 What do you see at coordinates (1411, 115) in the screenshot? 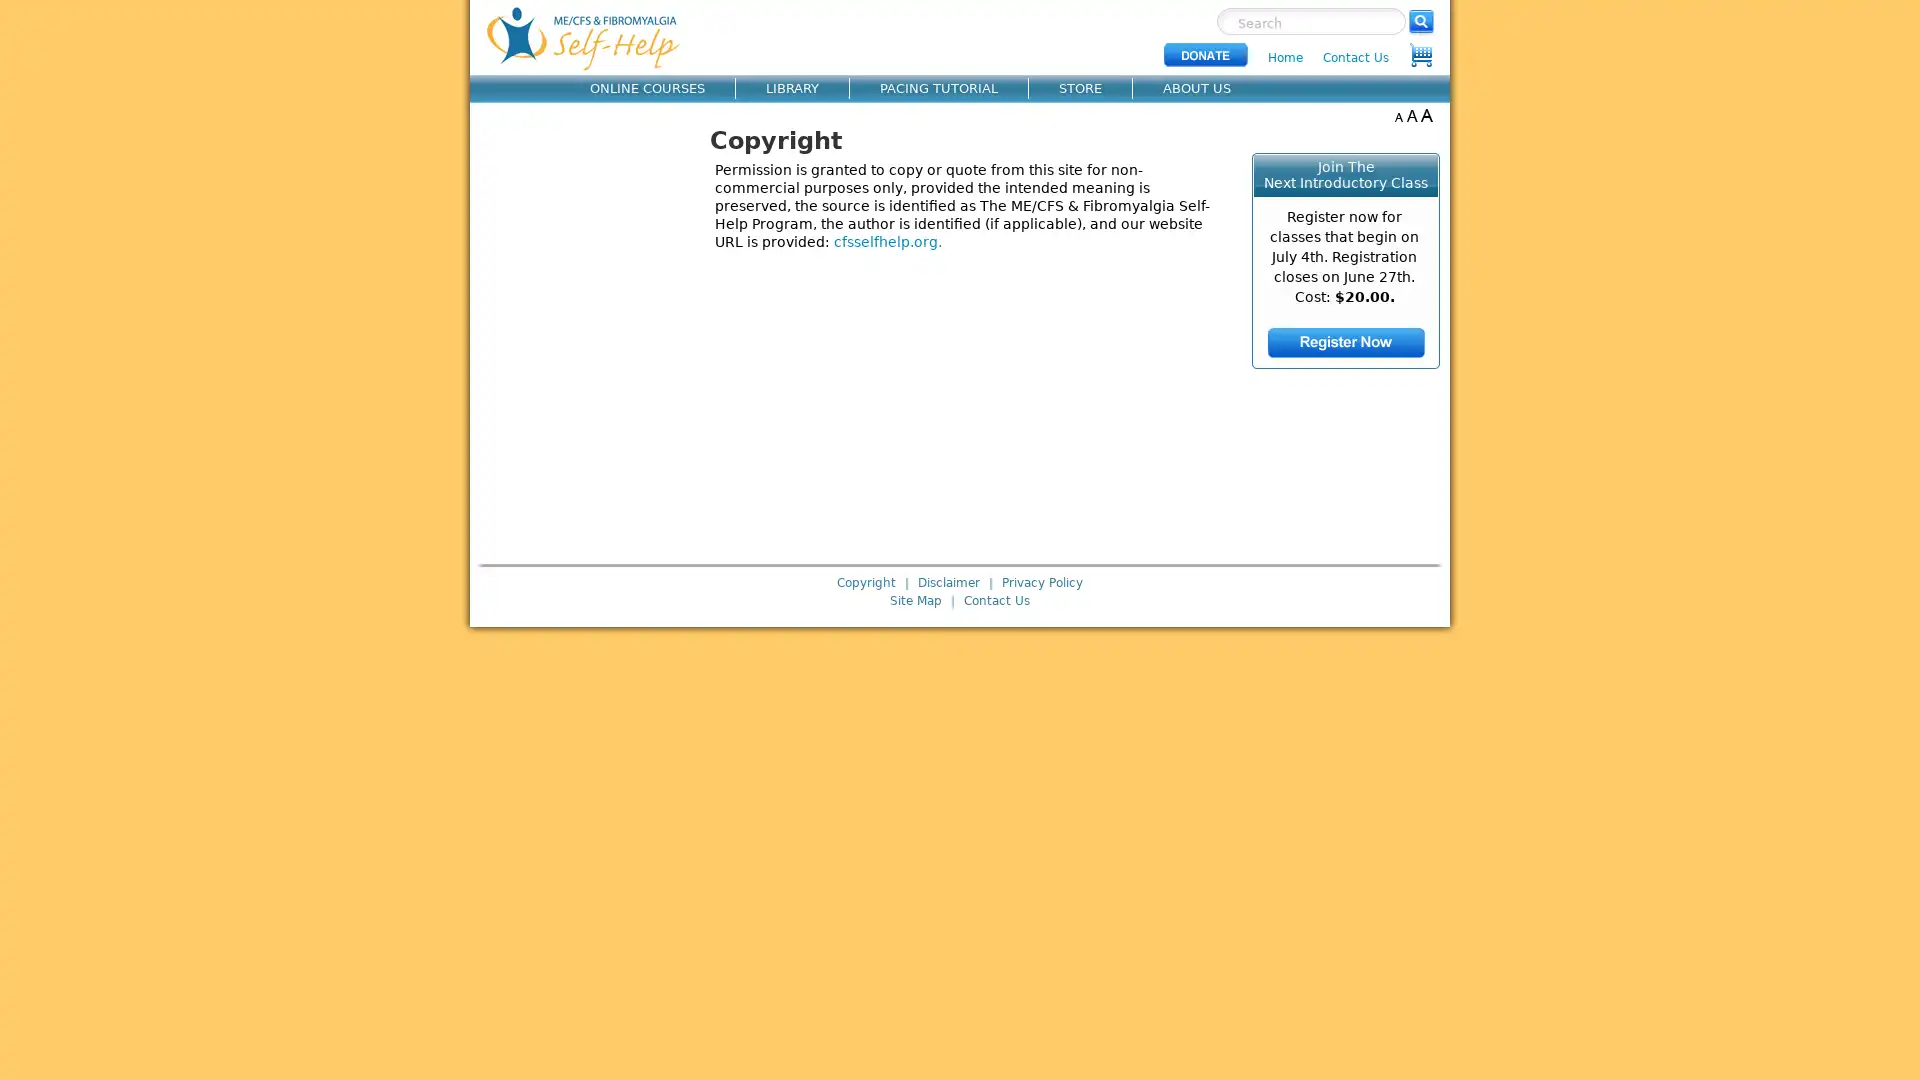
I see `A` at bounding box center [1411, 115].